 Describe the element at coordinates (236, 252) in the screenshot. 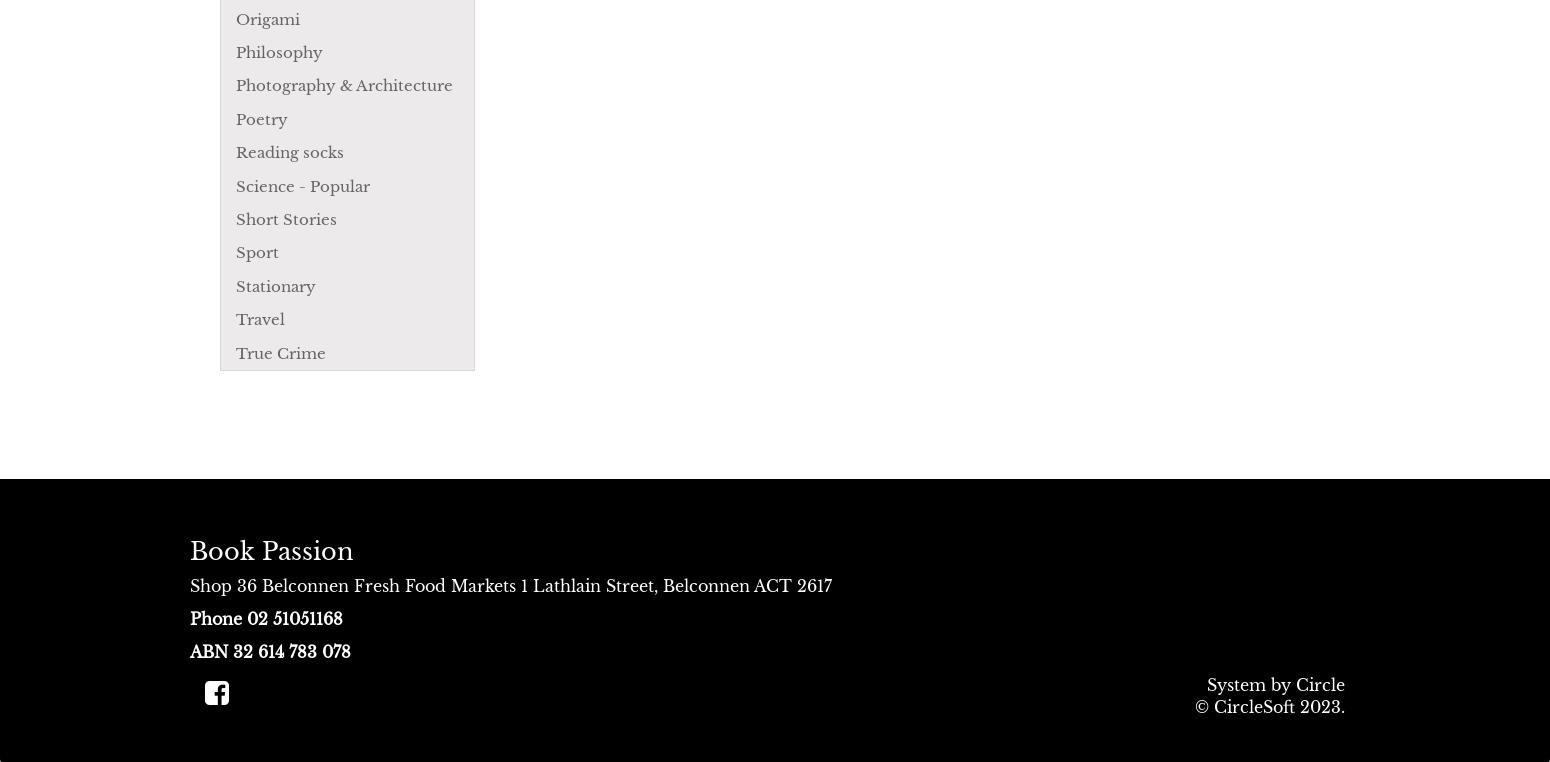

I see `'Sport'` at that location.